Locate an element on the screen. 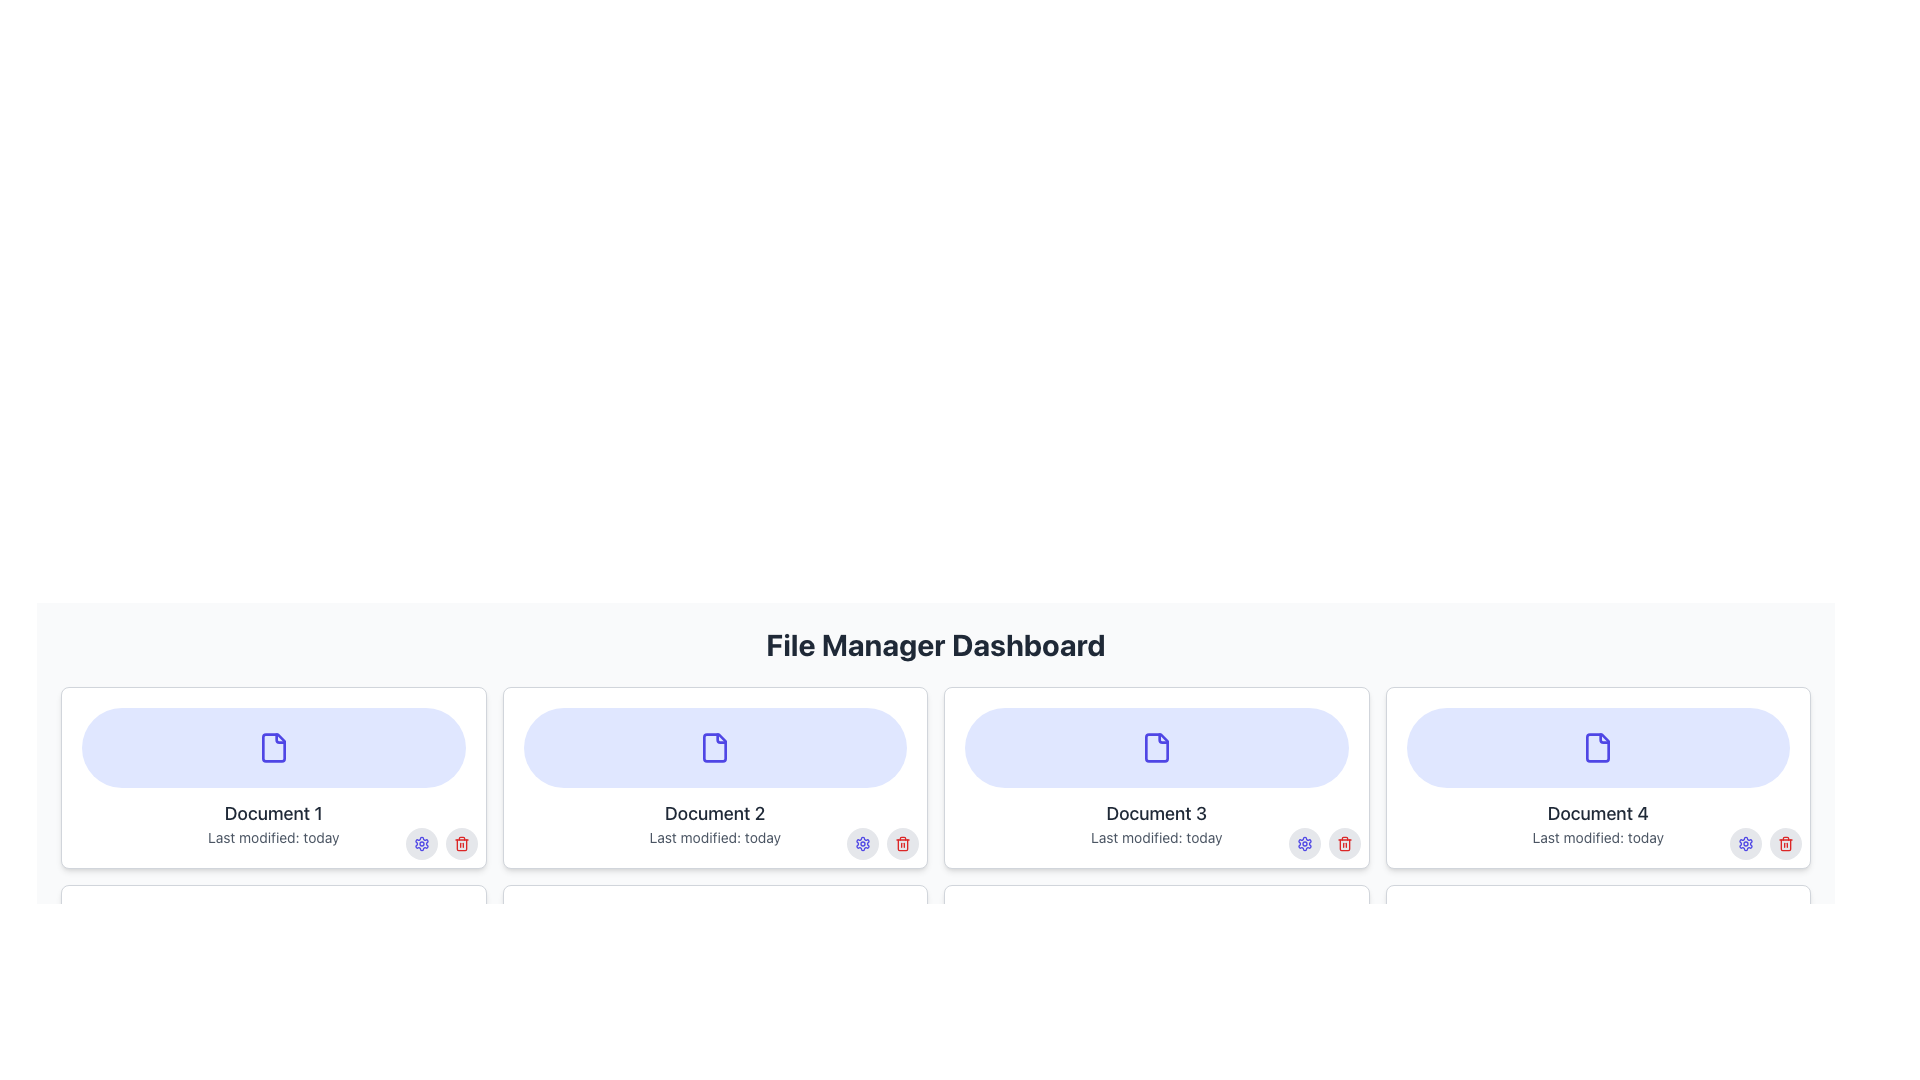  the circular settings button with a gray background and gear icon located at the bottom-right corner of the first document card is located at coordinates (420, 844).